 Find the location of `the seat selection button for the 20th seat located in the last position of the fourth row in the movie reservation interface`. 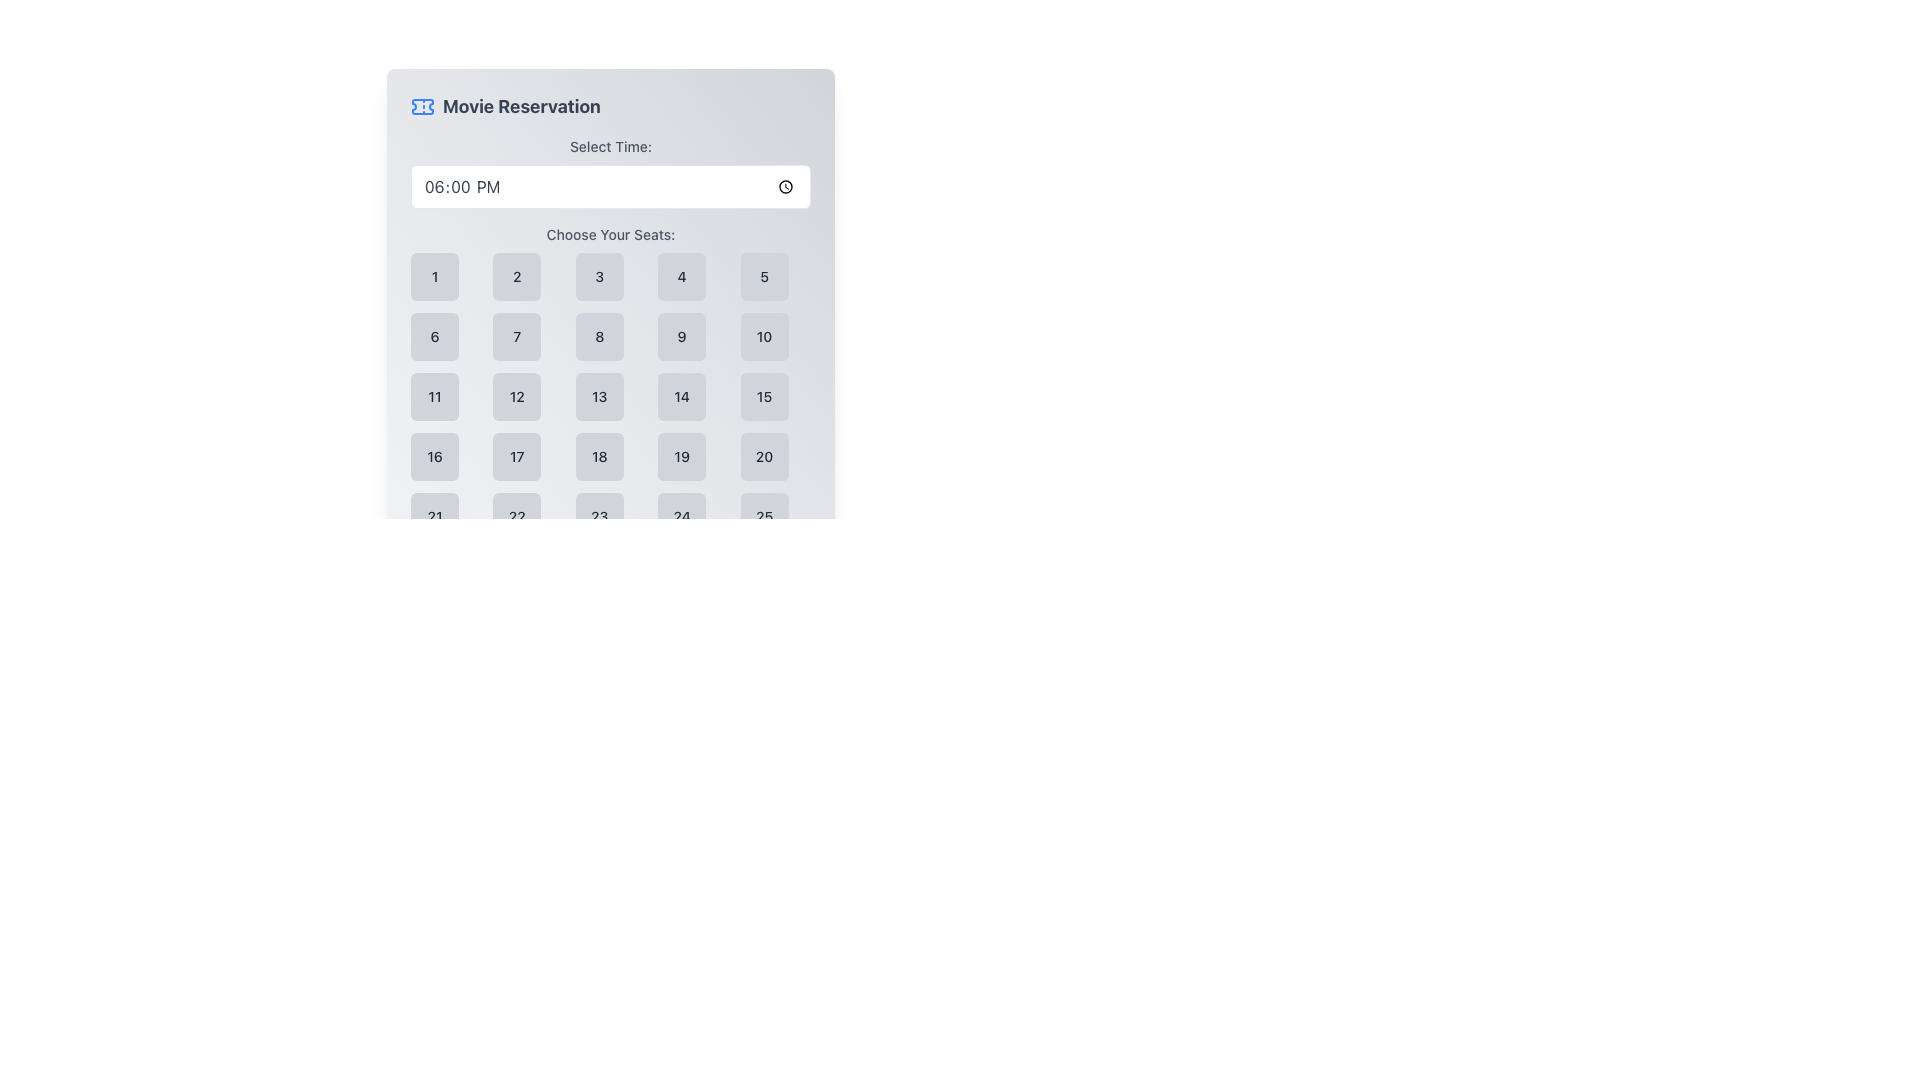

the seat selection button for the 20th seat located in the last position of the fourth row in the movie reservation interface is located at coordinates (763, 456).